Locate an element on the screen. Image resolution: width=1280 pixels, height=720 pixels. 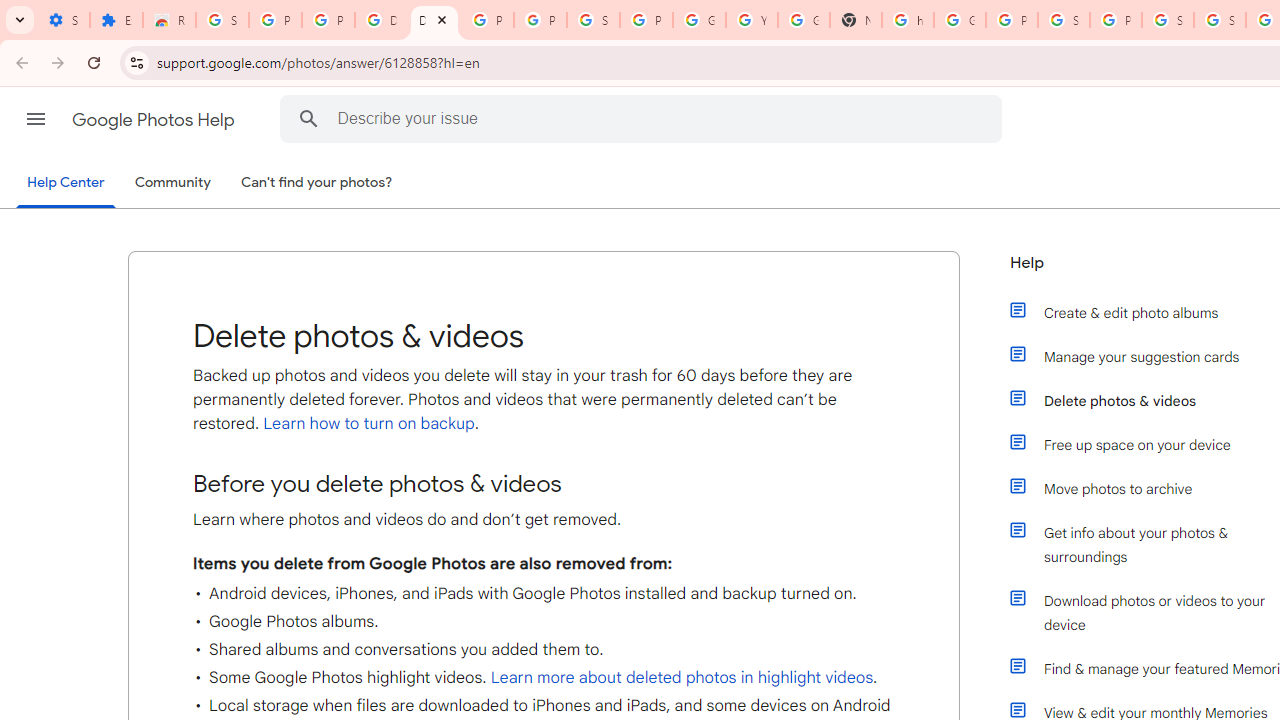
'Sign in - Google Accounts' is located at coordinates (1168, 20).